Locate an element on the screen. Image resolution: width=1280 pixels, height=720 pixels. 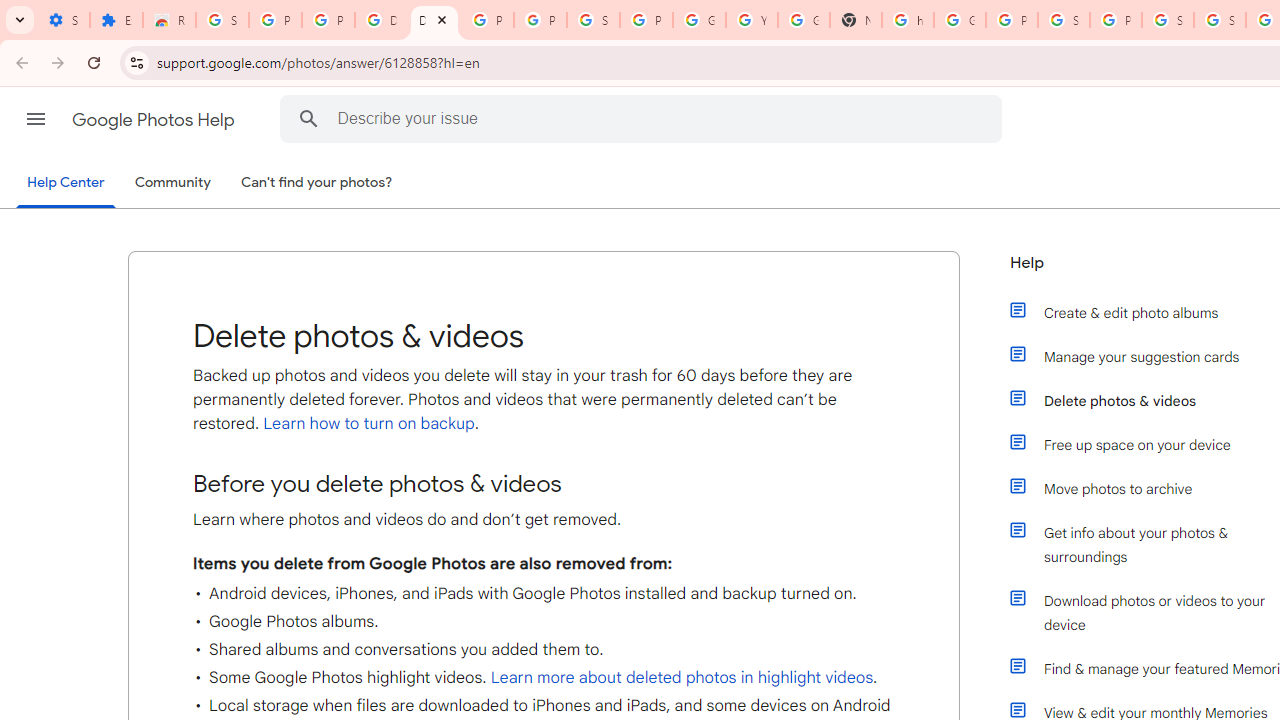
'Sign in - Google Accounts' is located at coordinates (1168, 20).